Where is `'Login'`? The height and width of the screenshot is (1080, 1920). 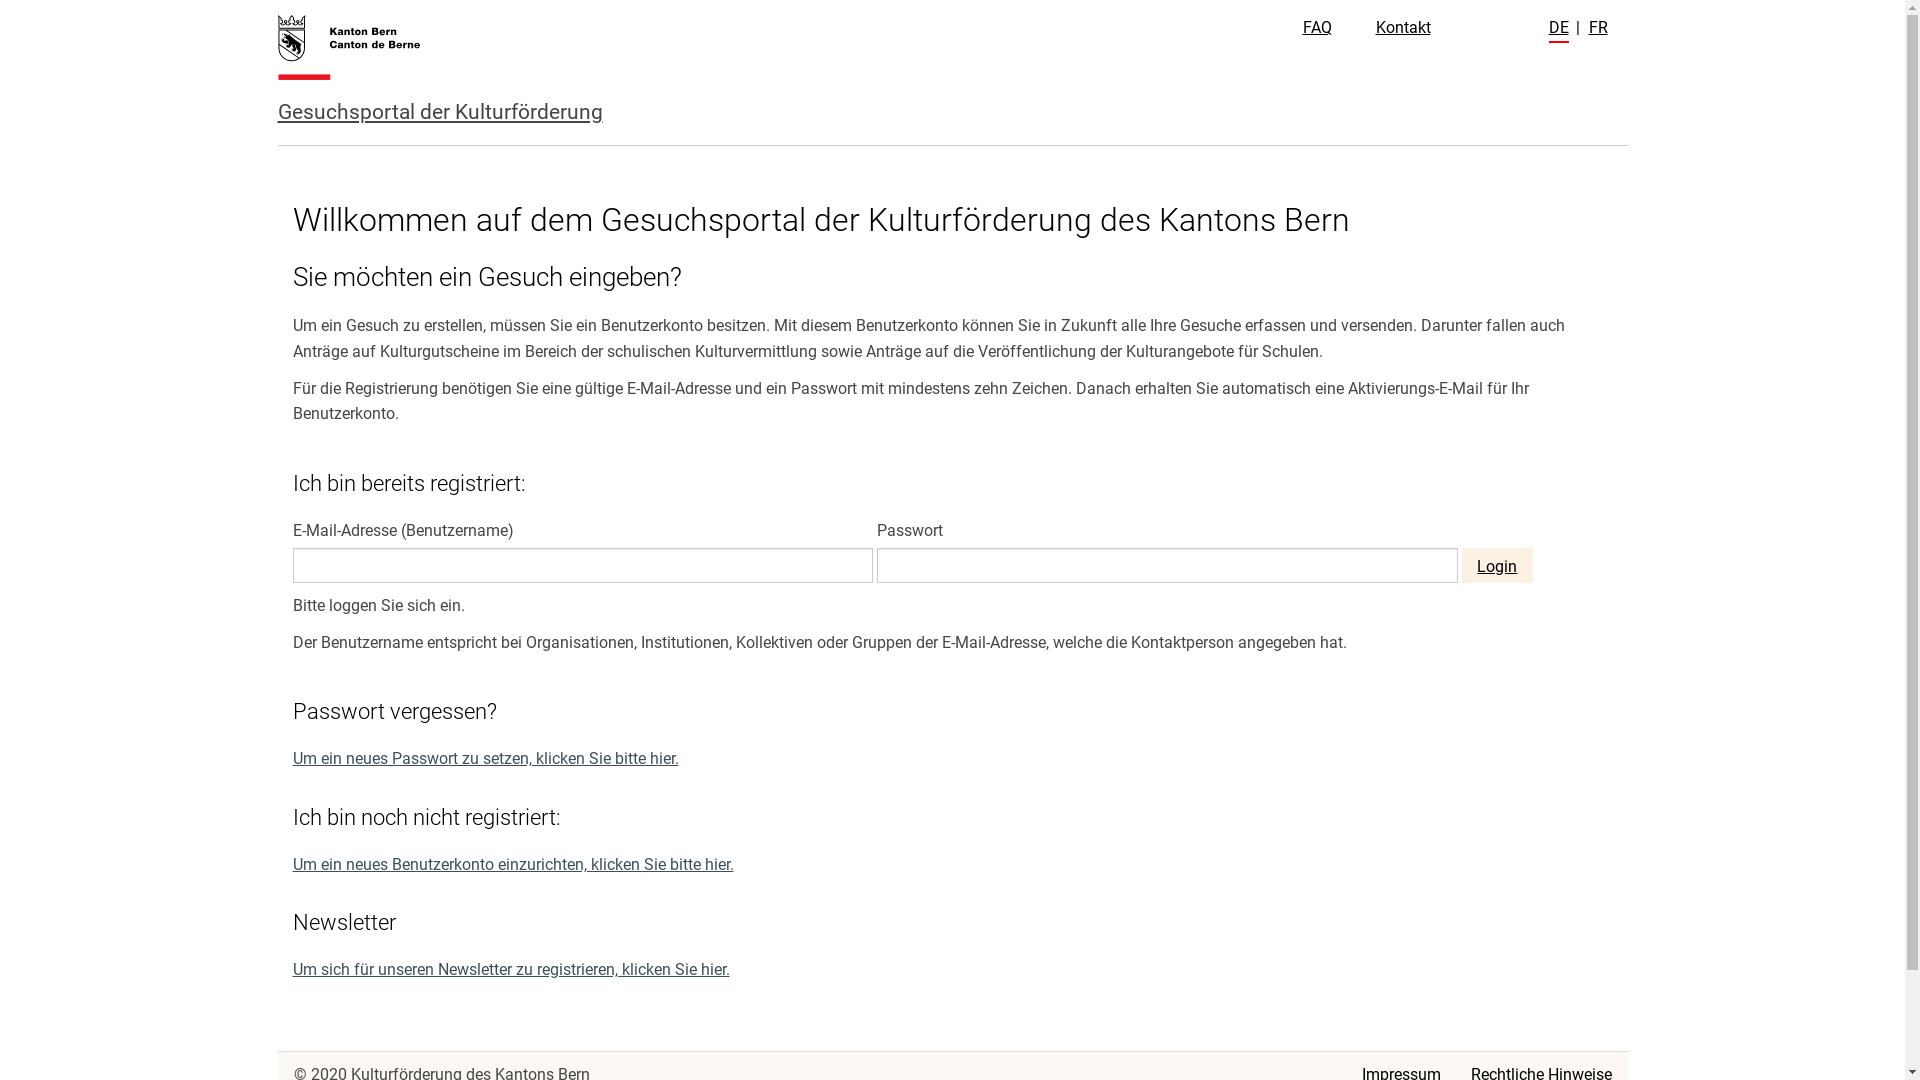 'Login' is located at coordinates (1462, 565).